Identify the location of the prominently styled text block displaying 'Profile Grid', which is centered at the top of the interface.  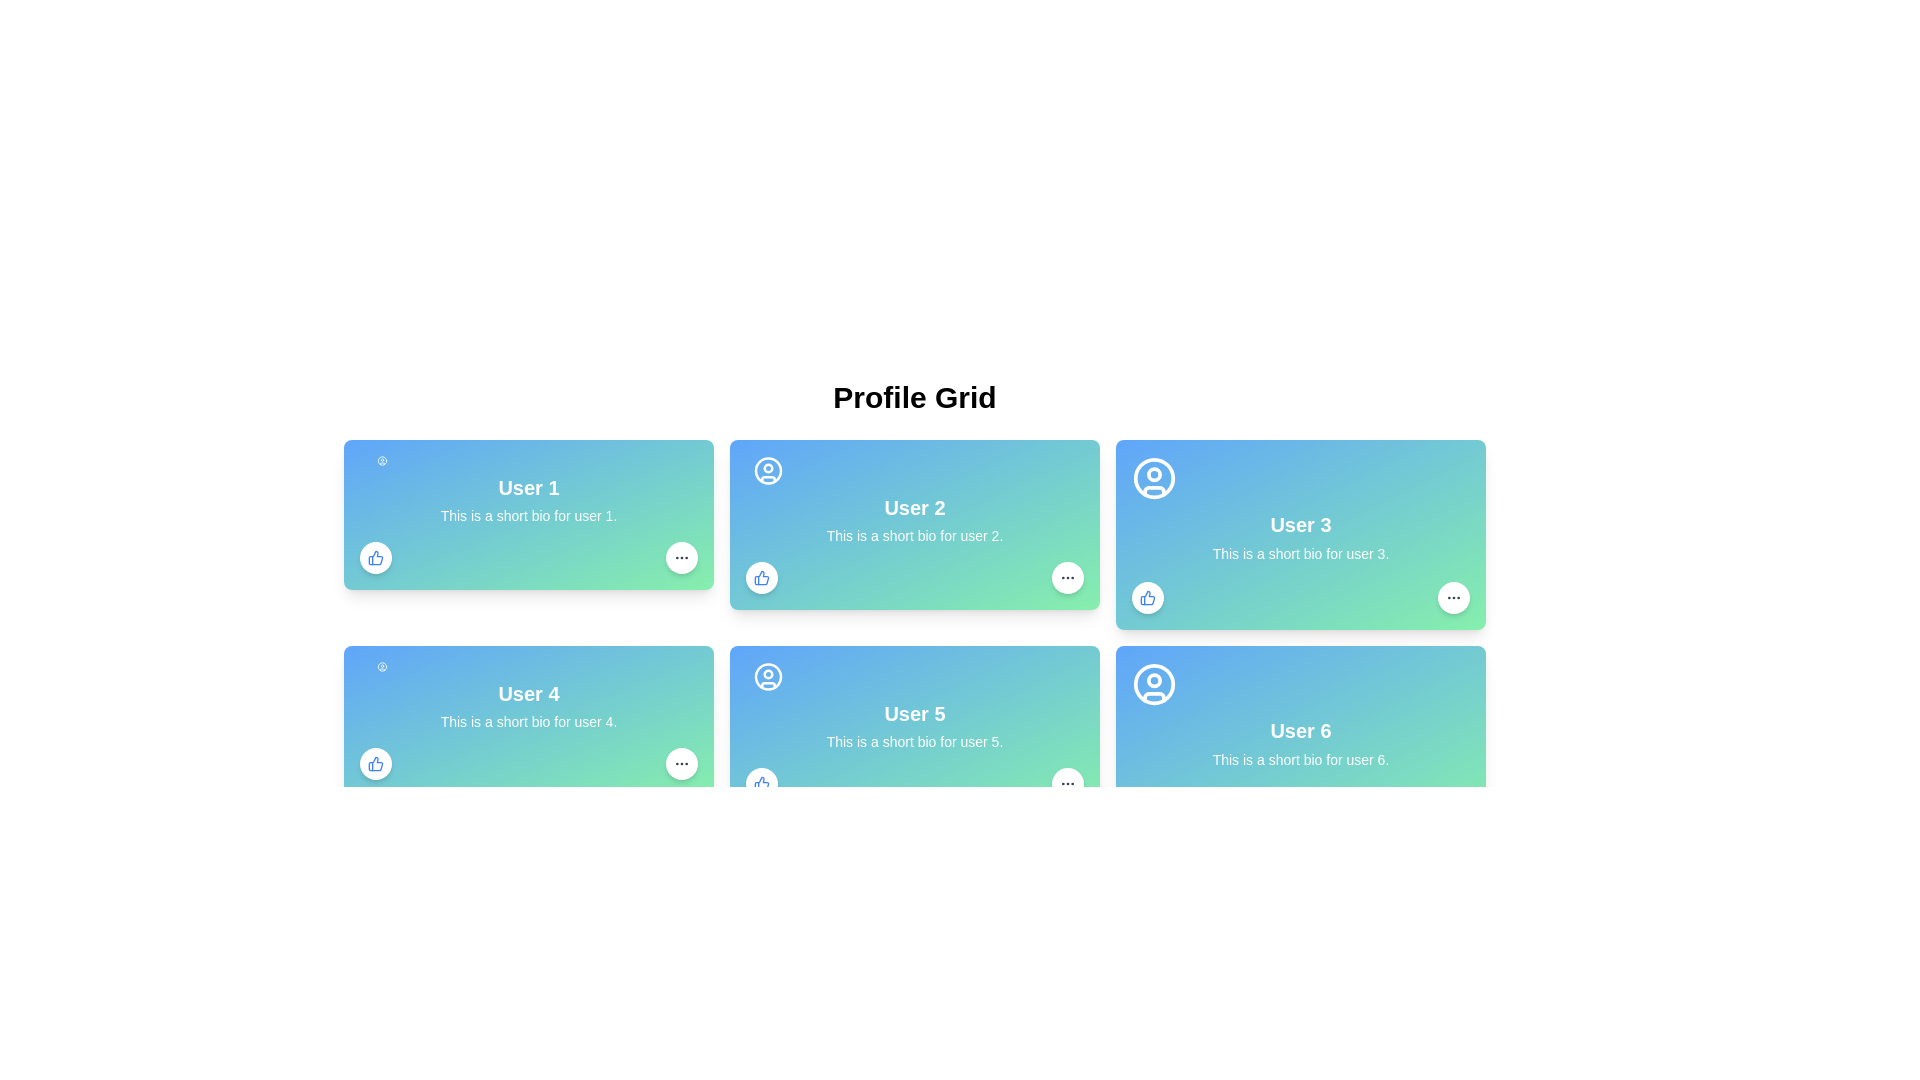
(914, 397).